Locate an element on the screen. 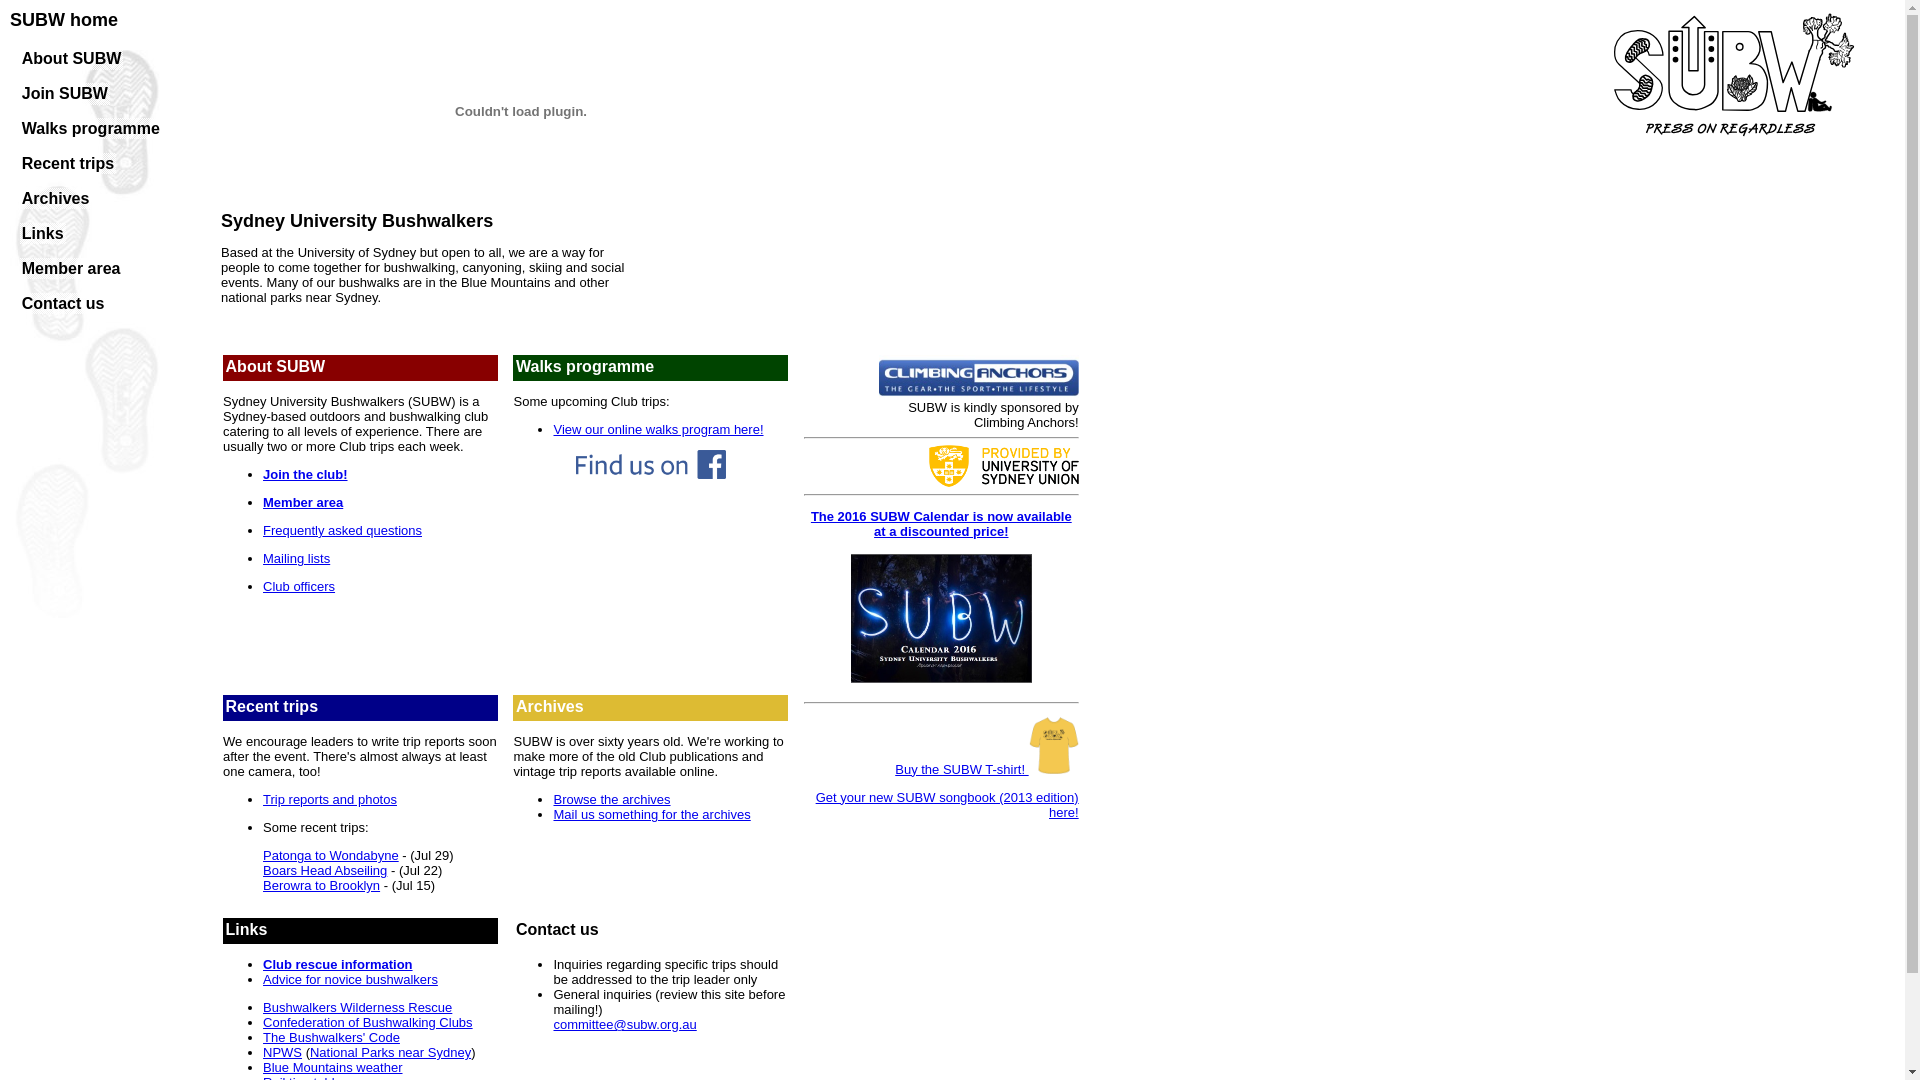  'Contact us' is located at coordinates (63, 303).